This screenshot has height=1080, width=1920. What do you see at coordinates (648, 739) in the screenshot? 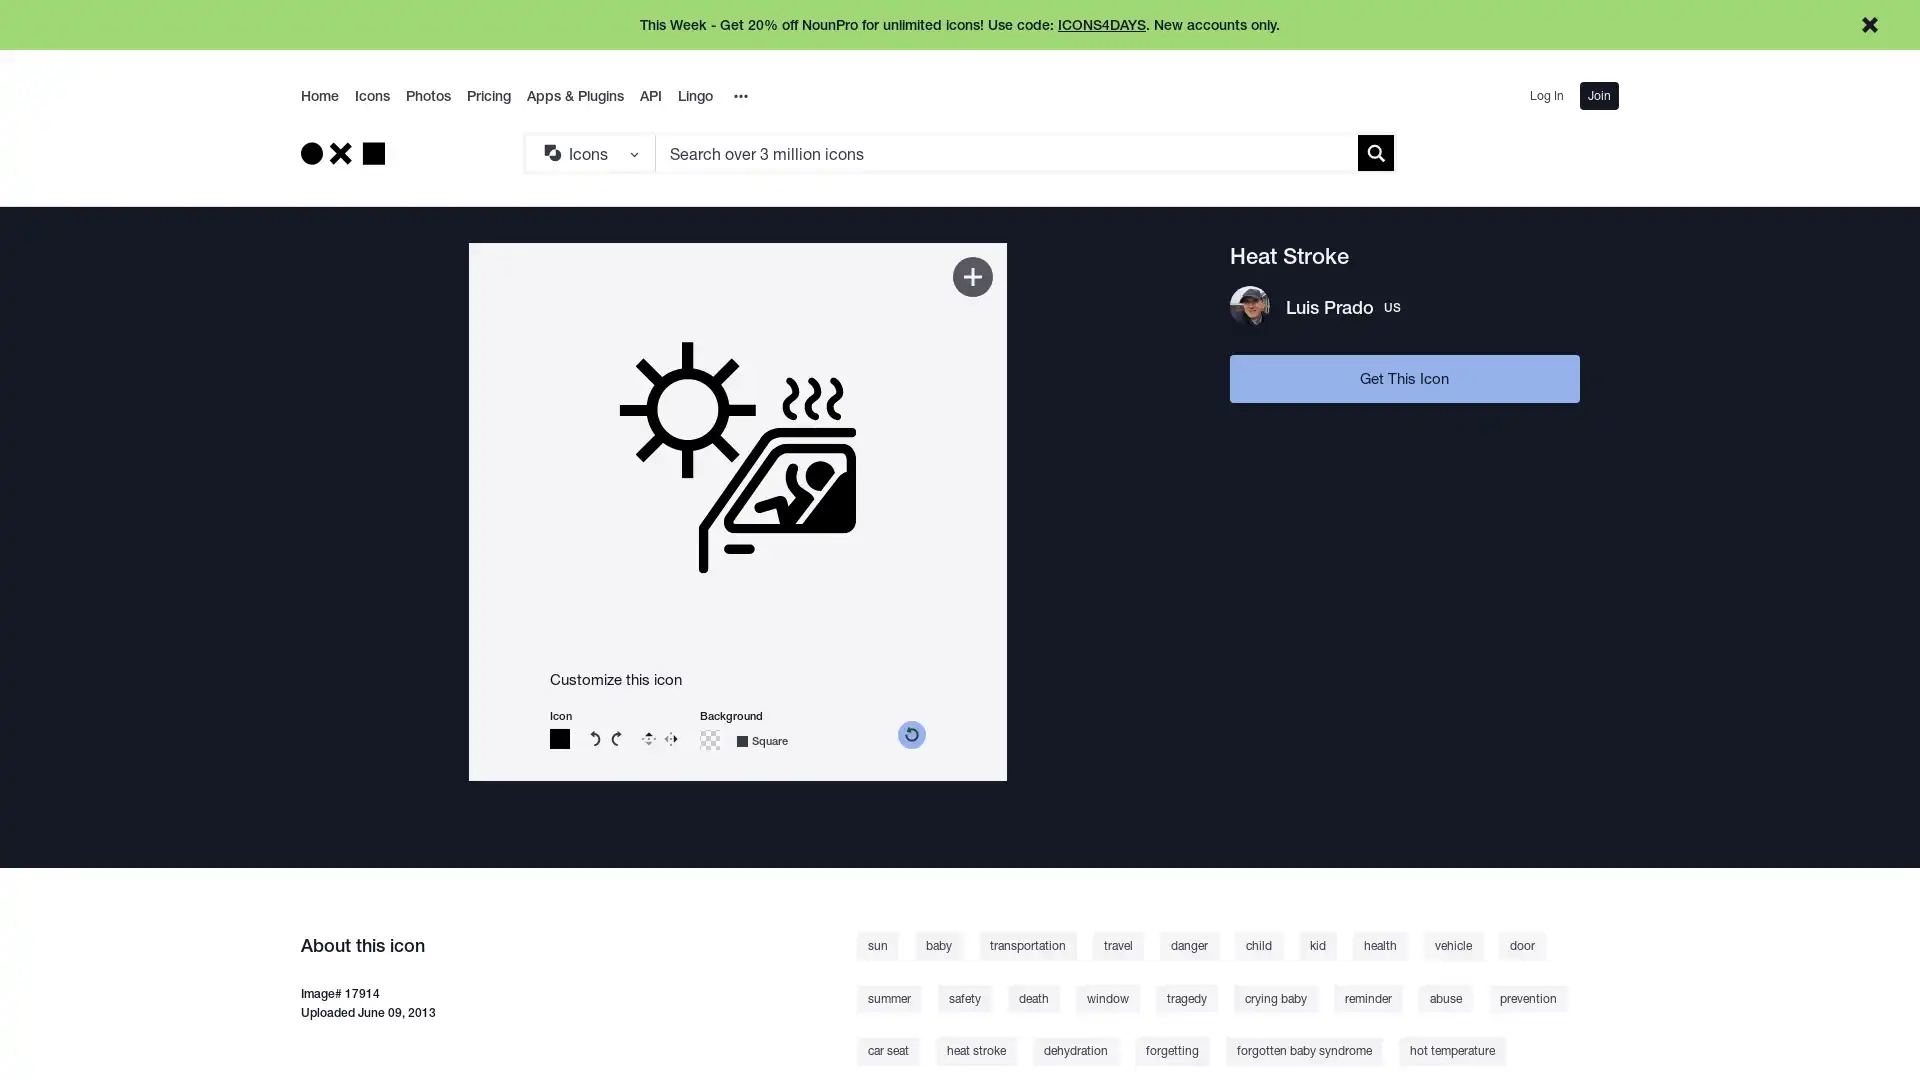
I see `Flip` at bounding box center [648, 739].